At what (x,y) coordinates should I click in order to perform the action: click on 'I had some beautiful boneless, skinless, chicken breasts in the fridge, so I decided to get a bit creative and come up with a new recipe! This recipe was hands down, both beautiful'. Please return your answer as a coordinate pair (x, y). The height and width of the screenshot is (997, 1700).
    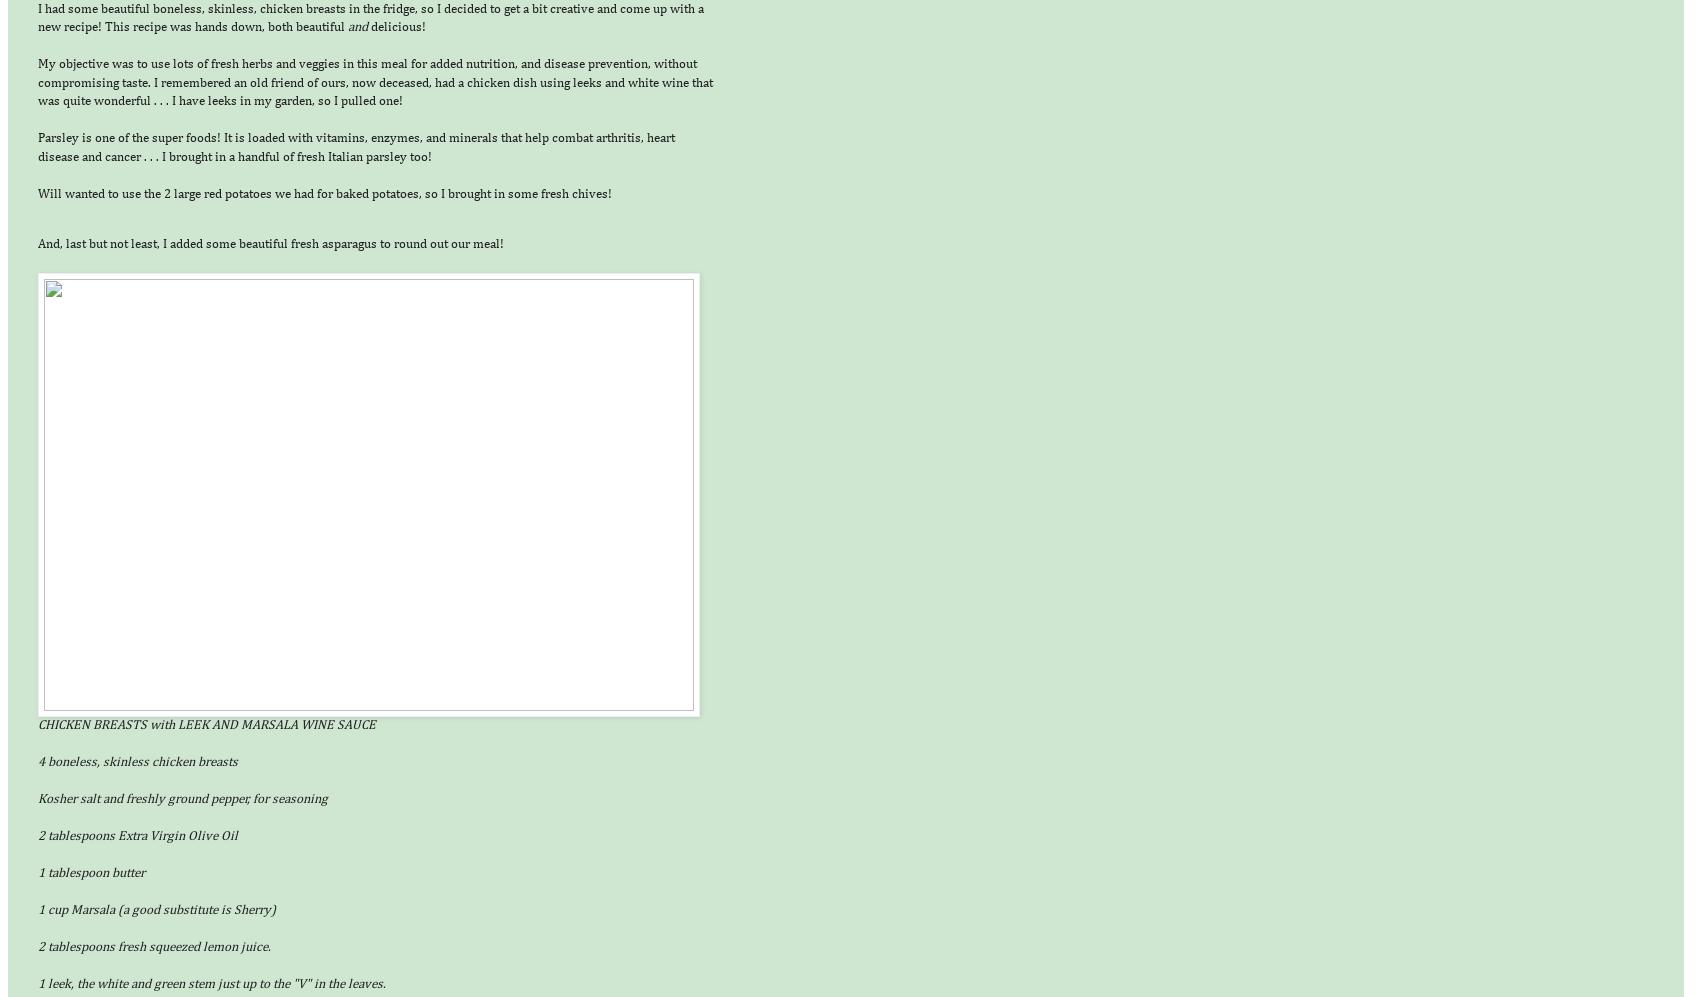
    Looking at the image, I should click on (369, 18).